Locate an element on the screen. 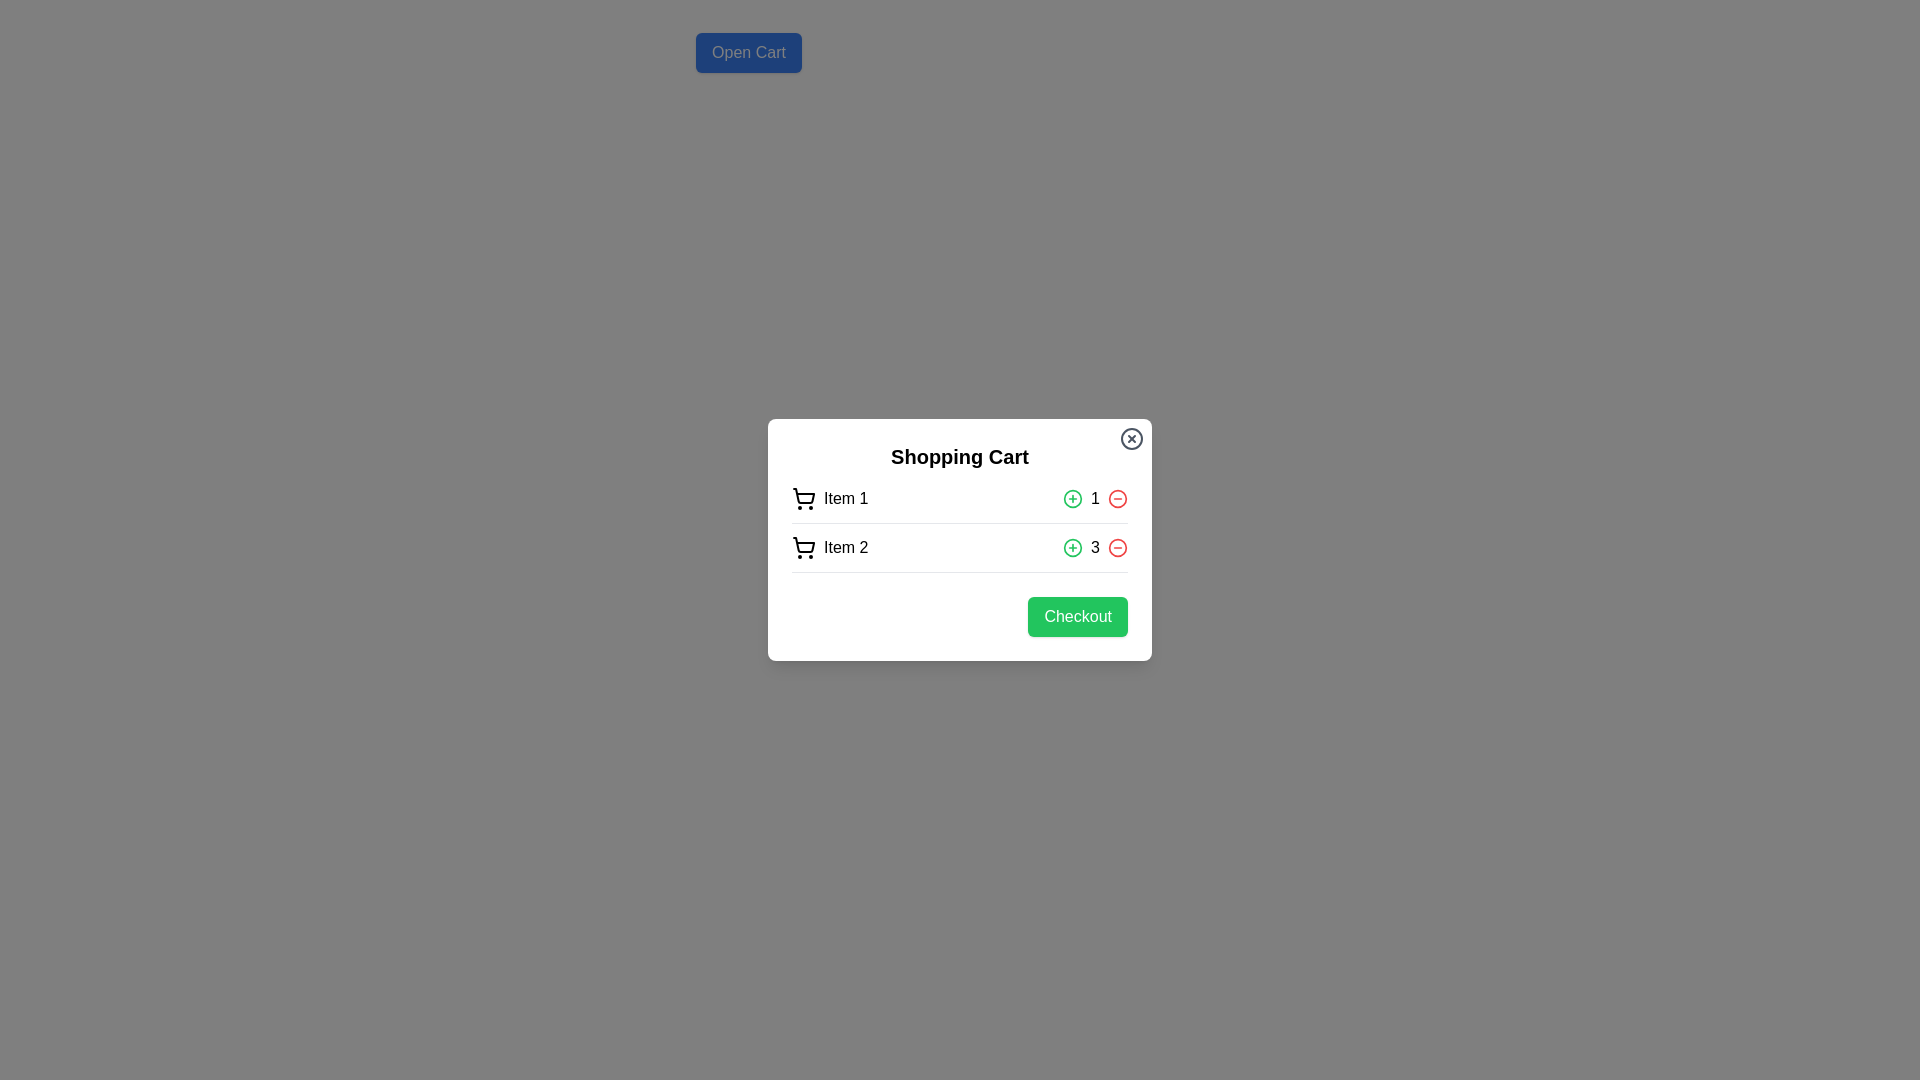 The image size is (1920, 1080). the text display showing the number '1' which is part of the item counter located in the shopping cart popup under 'Item 1' is located at coordinates (1094, 497).